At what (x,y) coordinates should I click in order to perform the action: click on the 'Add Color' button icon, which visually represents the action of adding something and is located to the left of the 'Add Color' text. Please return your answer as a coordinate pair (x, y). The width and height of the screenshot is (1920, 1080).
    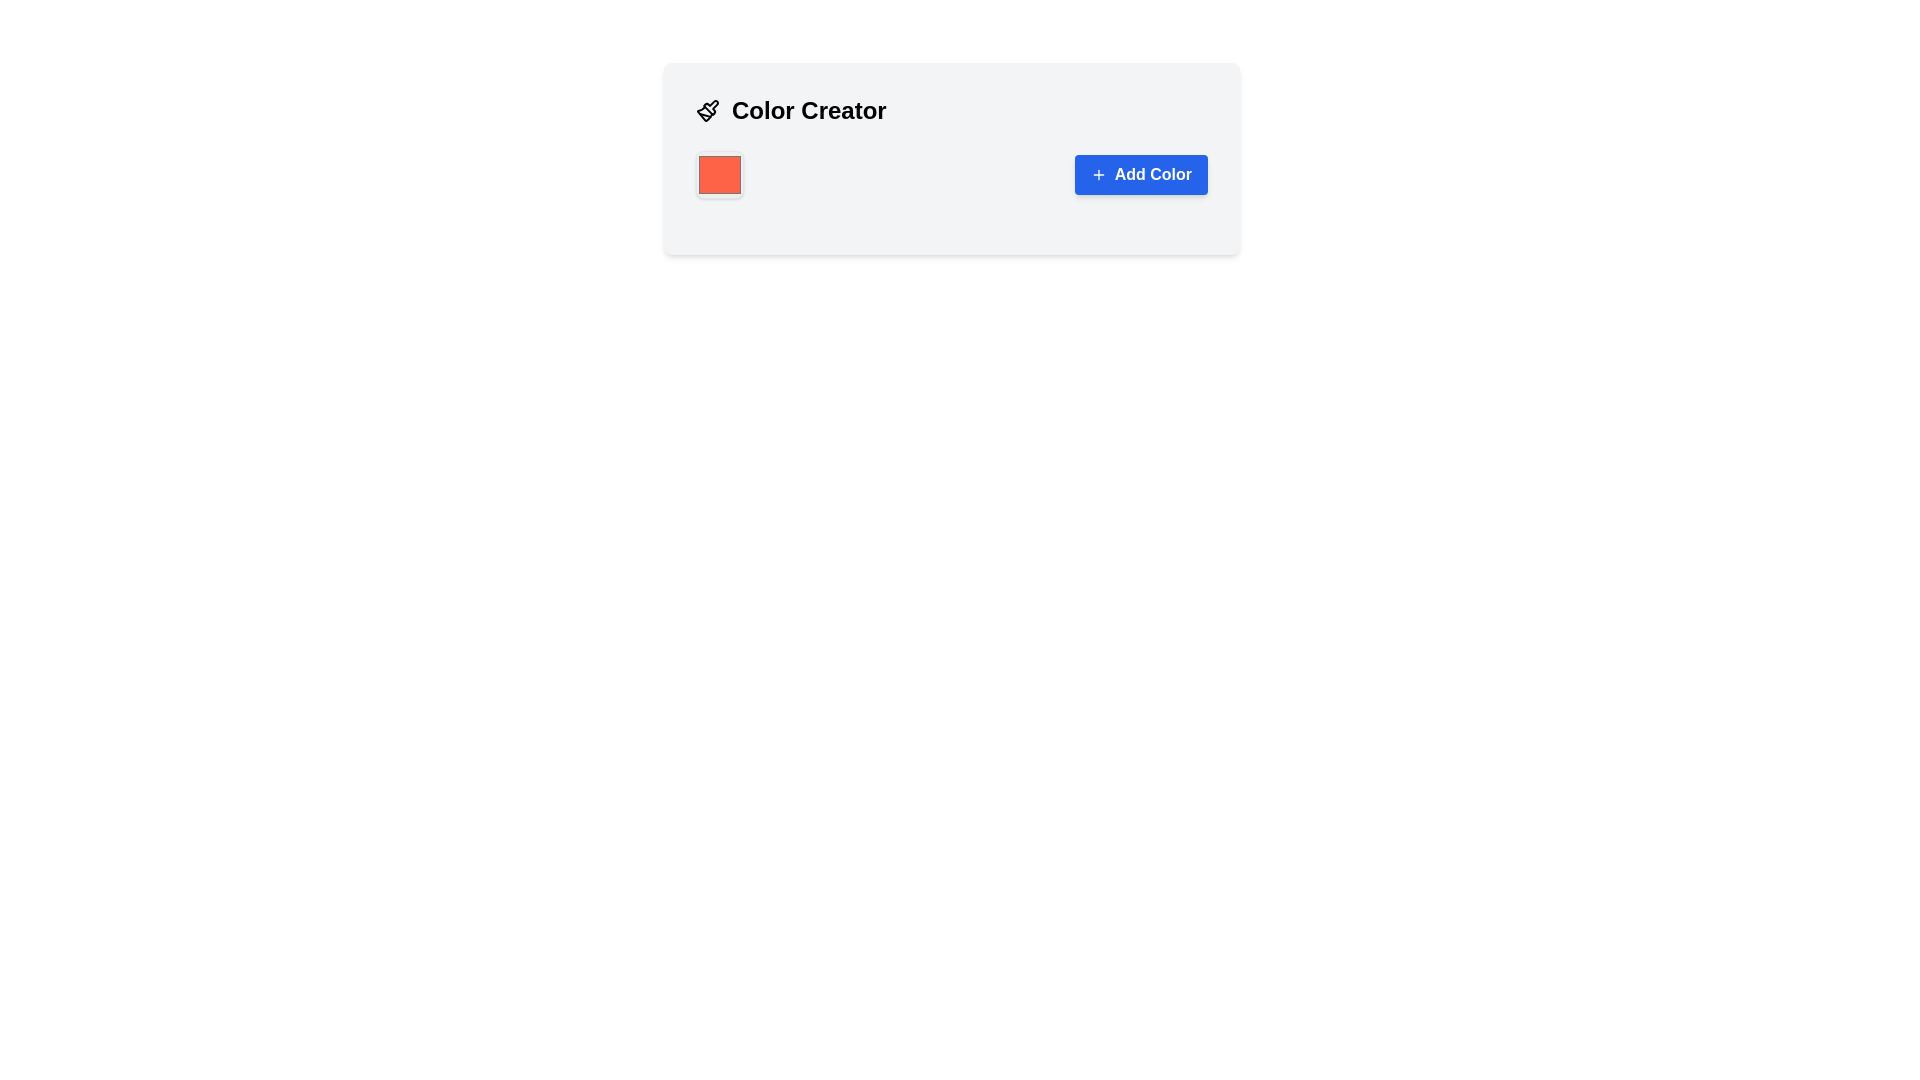
    Looking at the image, I should click on (1097, 173).